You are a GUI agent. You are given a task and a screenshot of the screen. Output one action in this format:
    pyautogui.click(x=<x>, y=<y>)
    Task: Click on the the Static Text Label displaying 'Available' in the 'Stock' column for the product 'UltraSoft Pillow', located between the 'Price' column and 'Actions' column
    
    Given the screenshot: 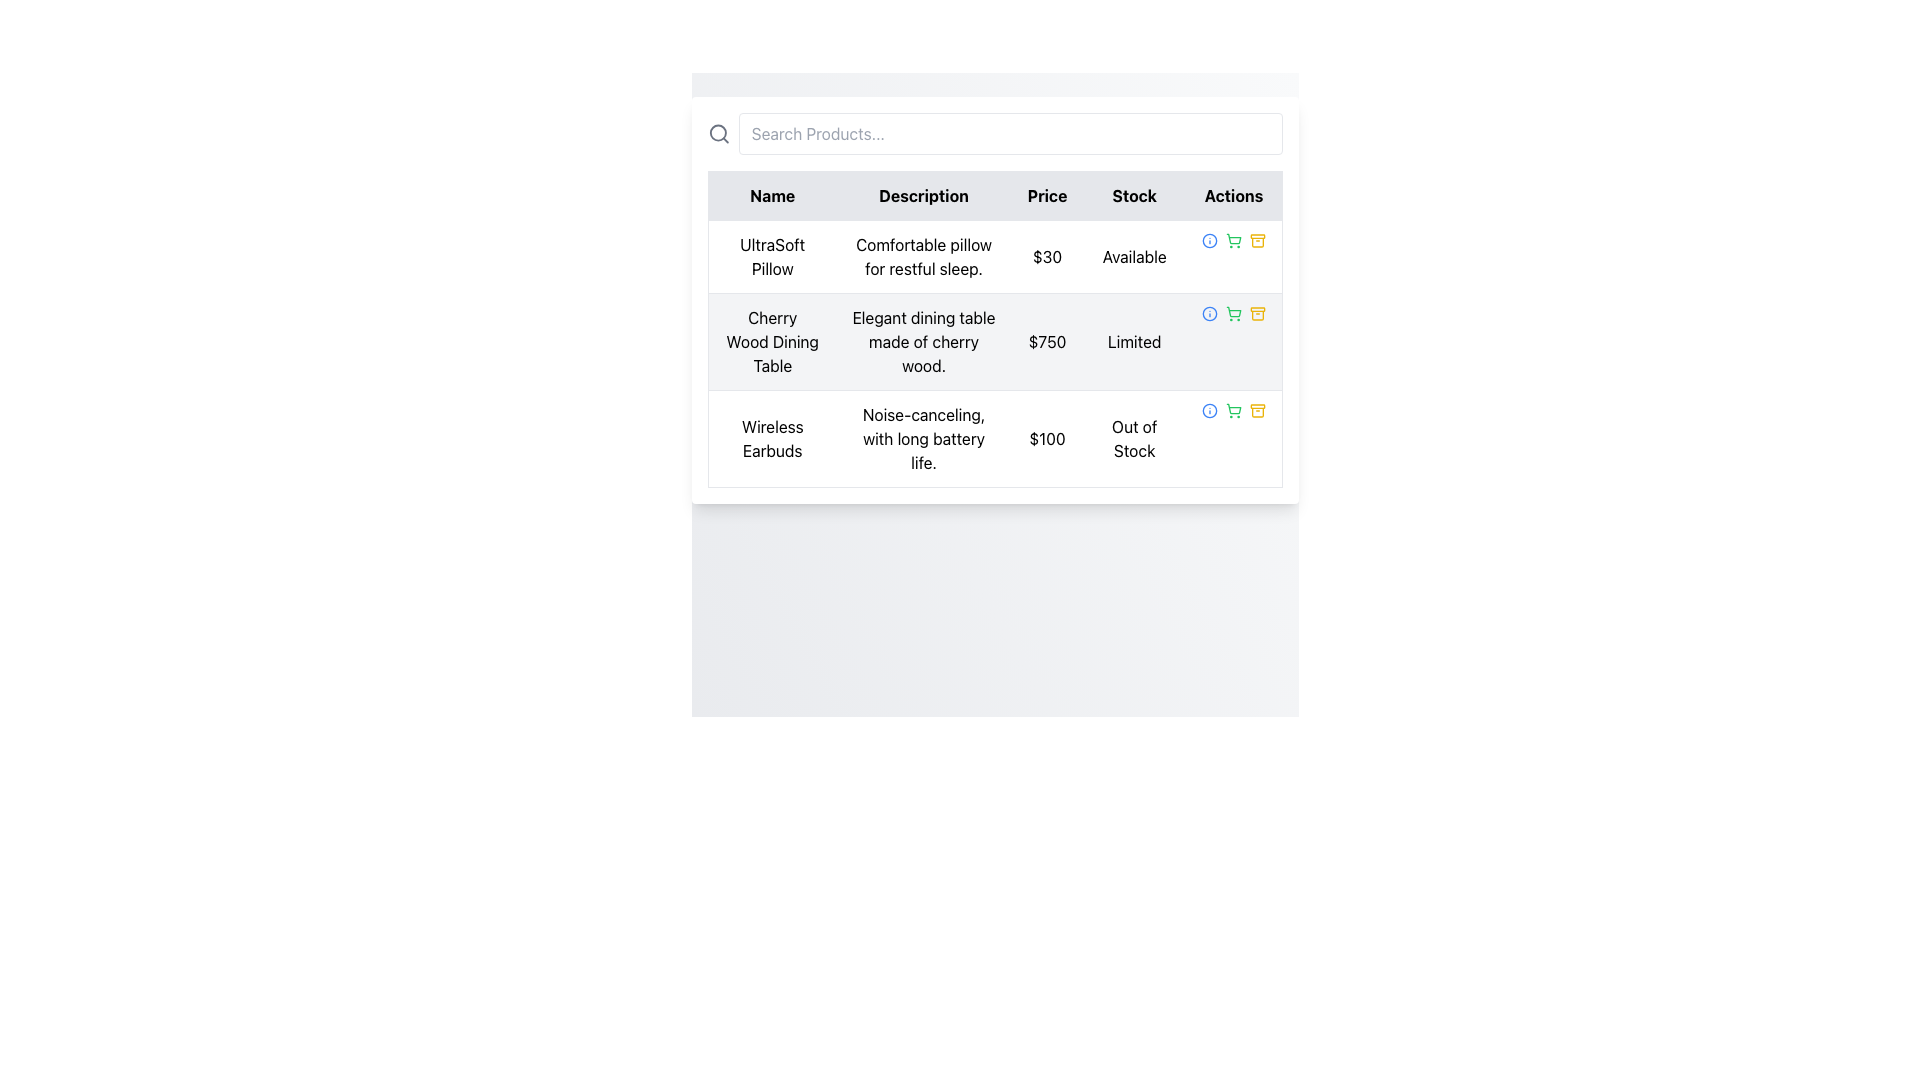 What is the action you would take?
    pyautogui.click(x=1134, y=256)
    